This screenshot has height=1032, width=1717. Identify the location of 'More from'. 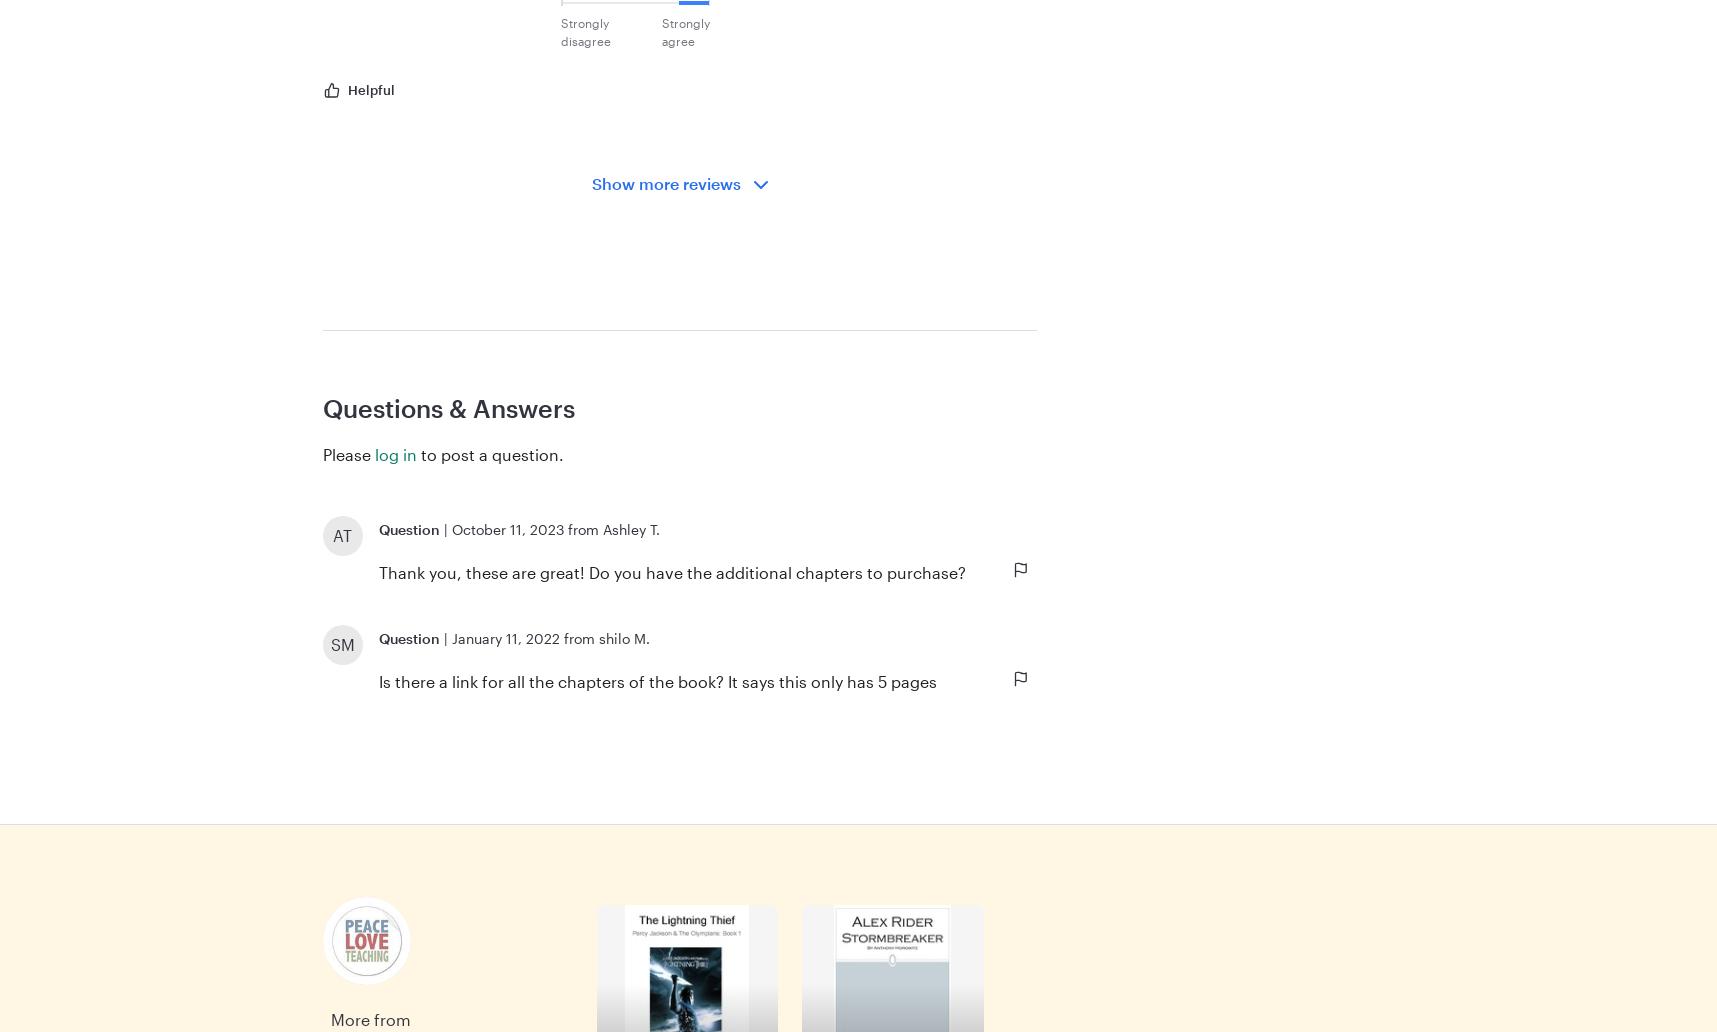
(370, 1018).